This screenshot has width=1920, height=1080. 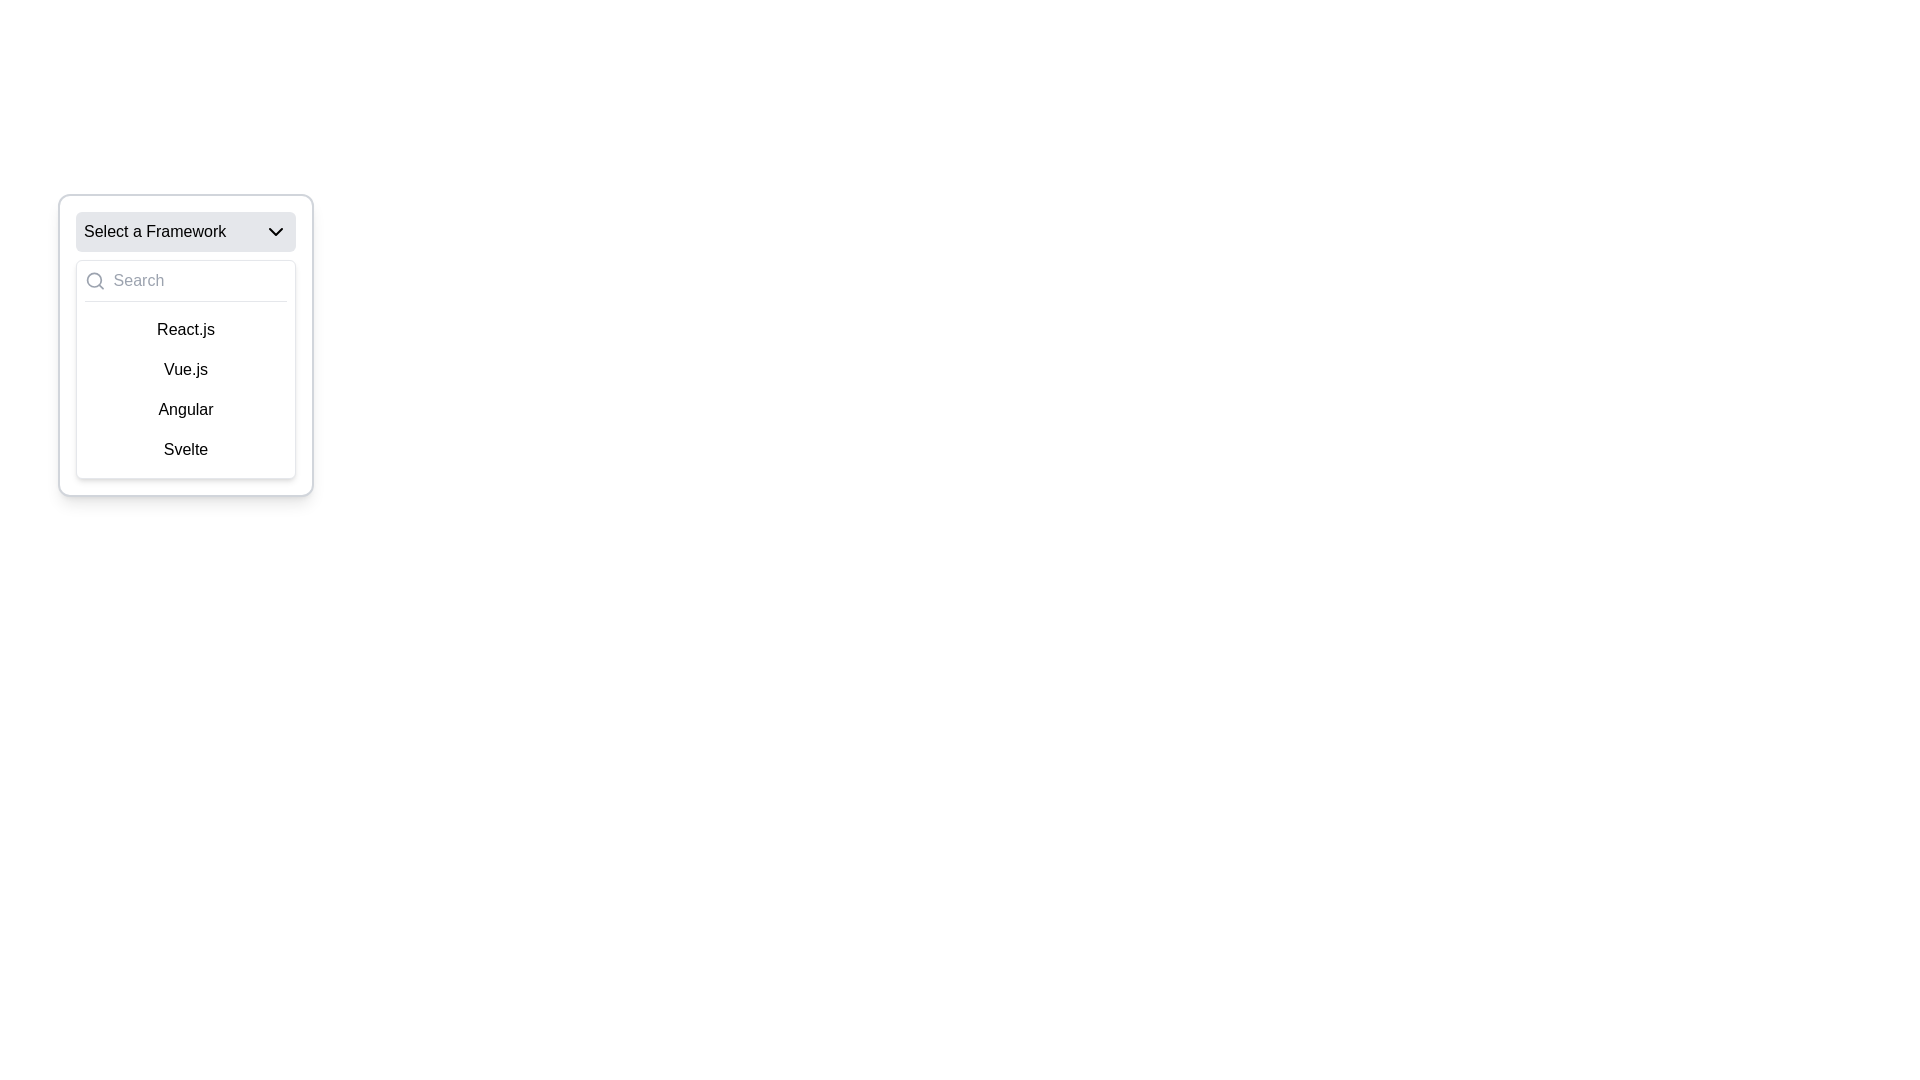 What do you see at coordinates (94, 281) in the screenshot?
I see `the small gray magnifying glass icon located to the left of the 'Search' text input field in the upper section of the dropdown interface` at bounding box center [94, 281].